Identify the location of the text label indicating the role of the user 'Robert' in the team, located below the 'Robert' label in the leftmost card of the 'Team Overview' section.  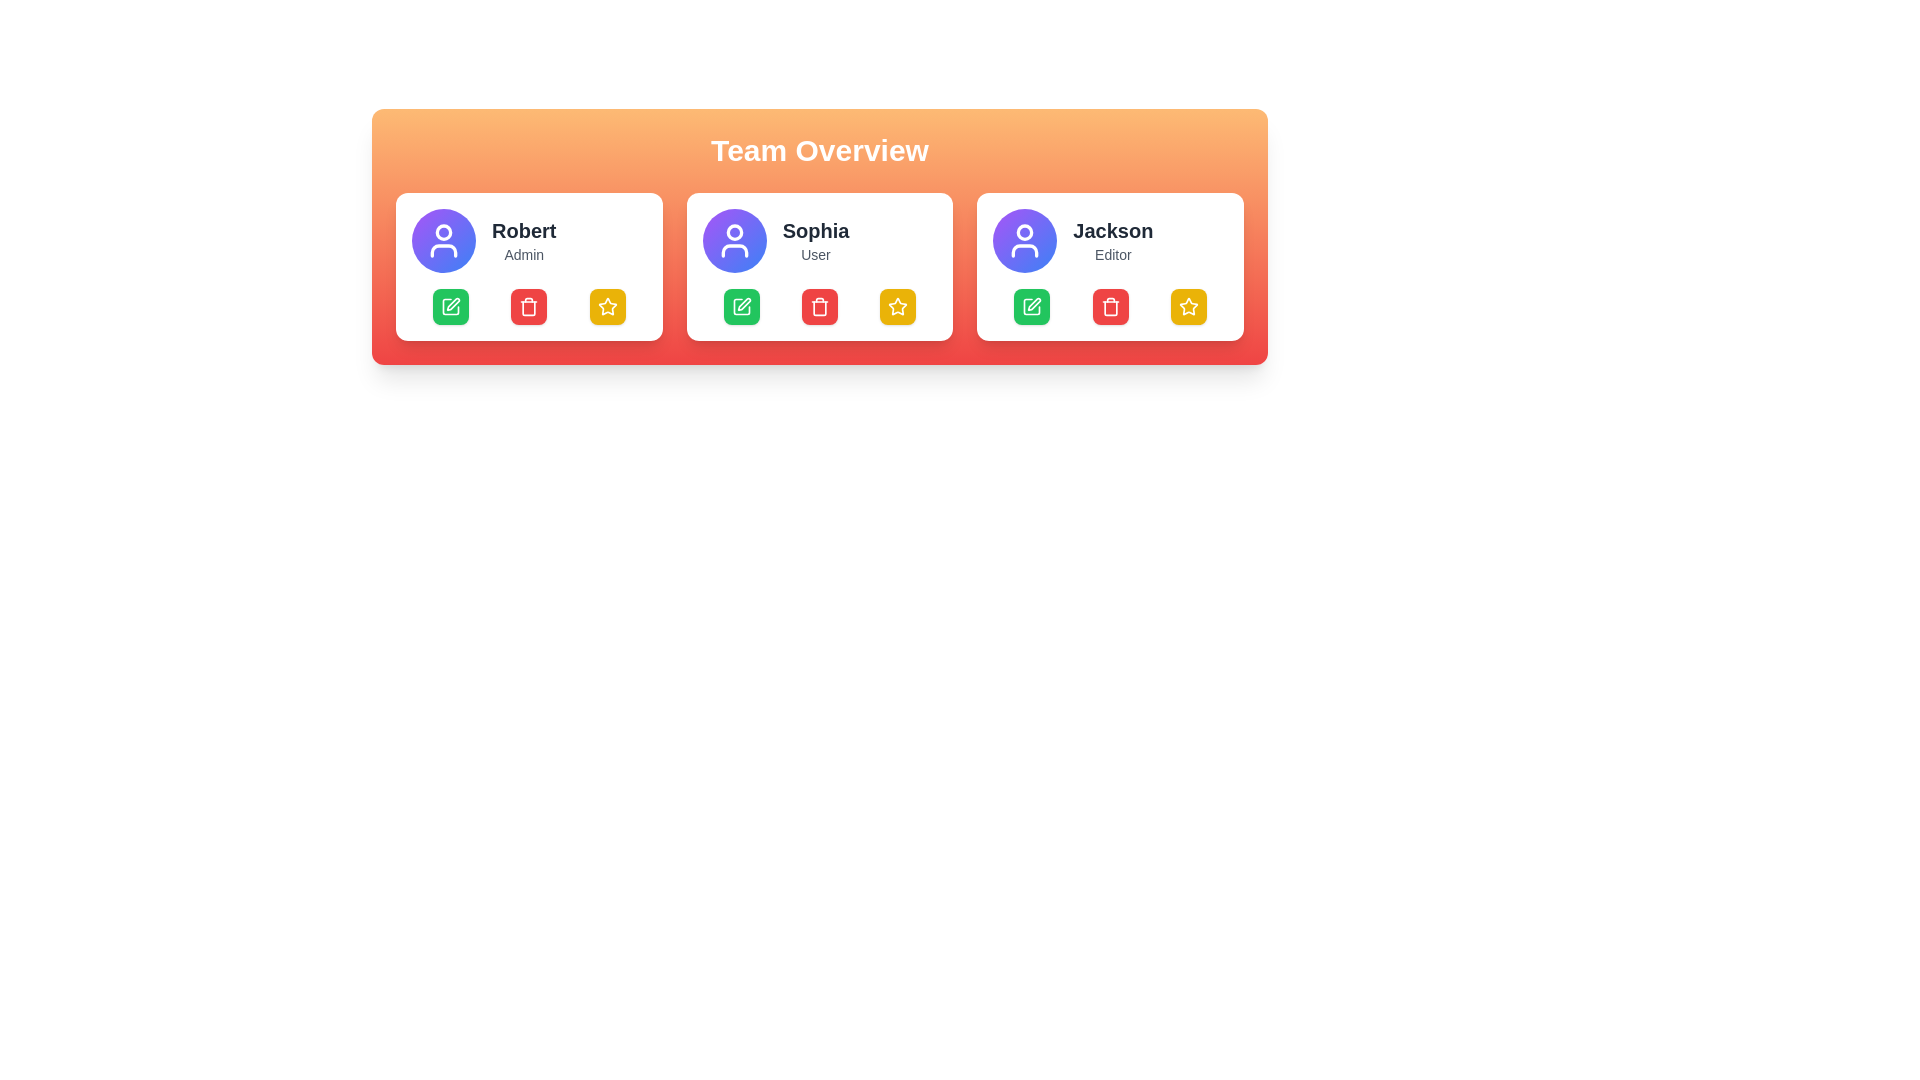
(524, 253).